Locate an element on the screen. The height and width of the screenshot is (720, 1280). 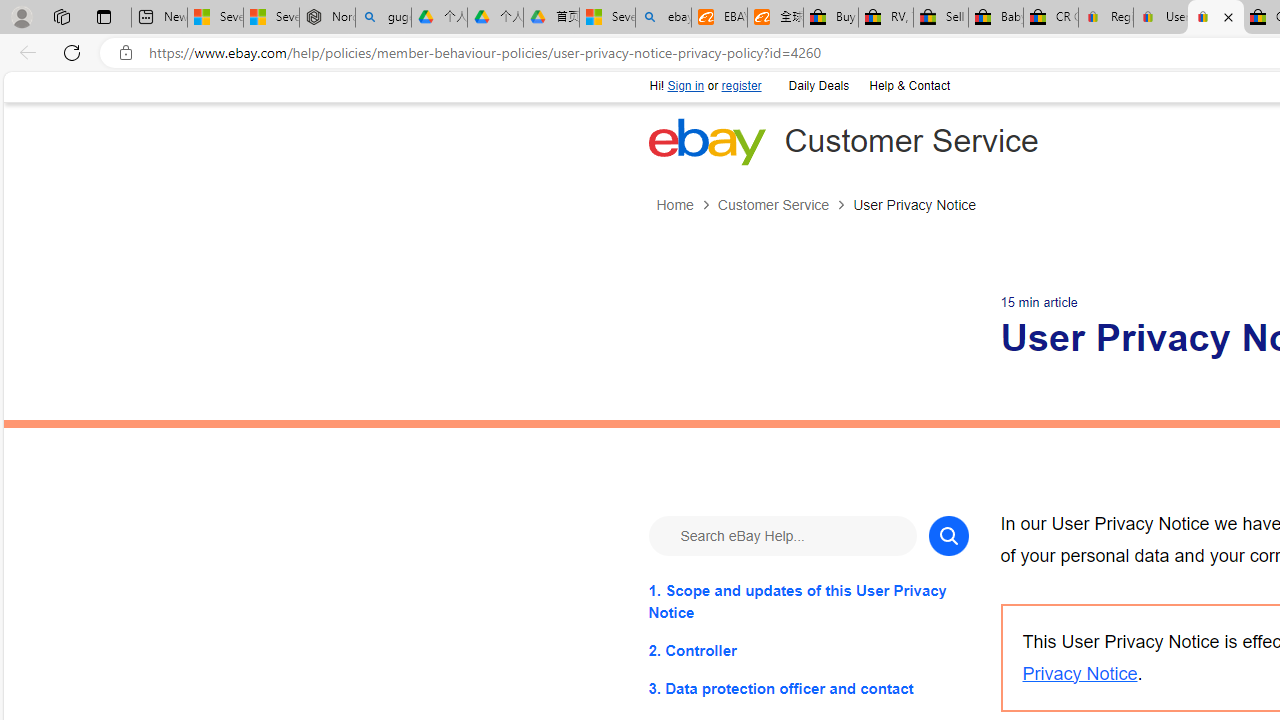
'Customer Service' is located at coordinates (784, 205).